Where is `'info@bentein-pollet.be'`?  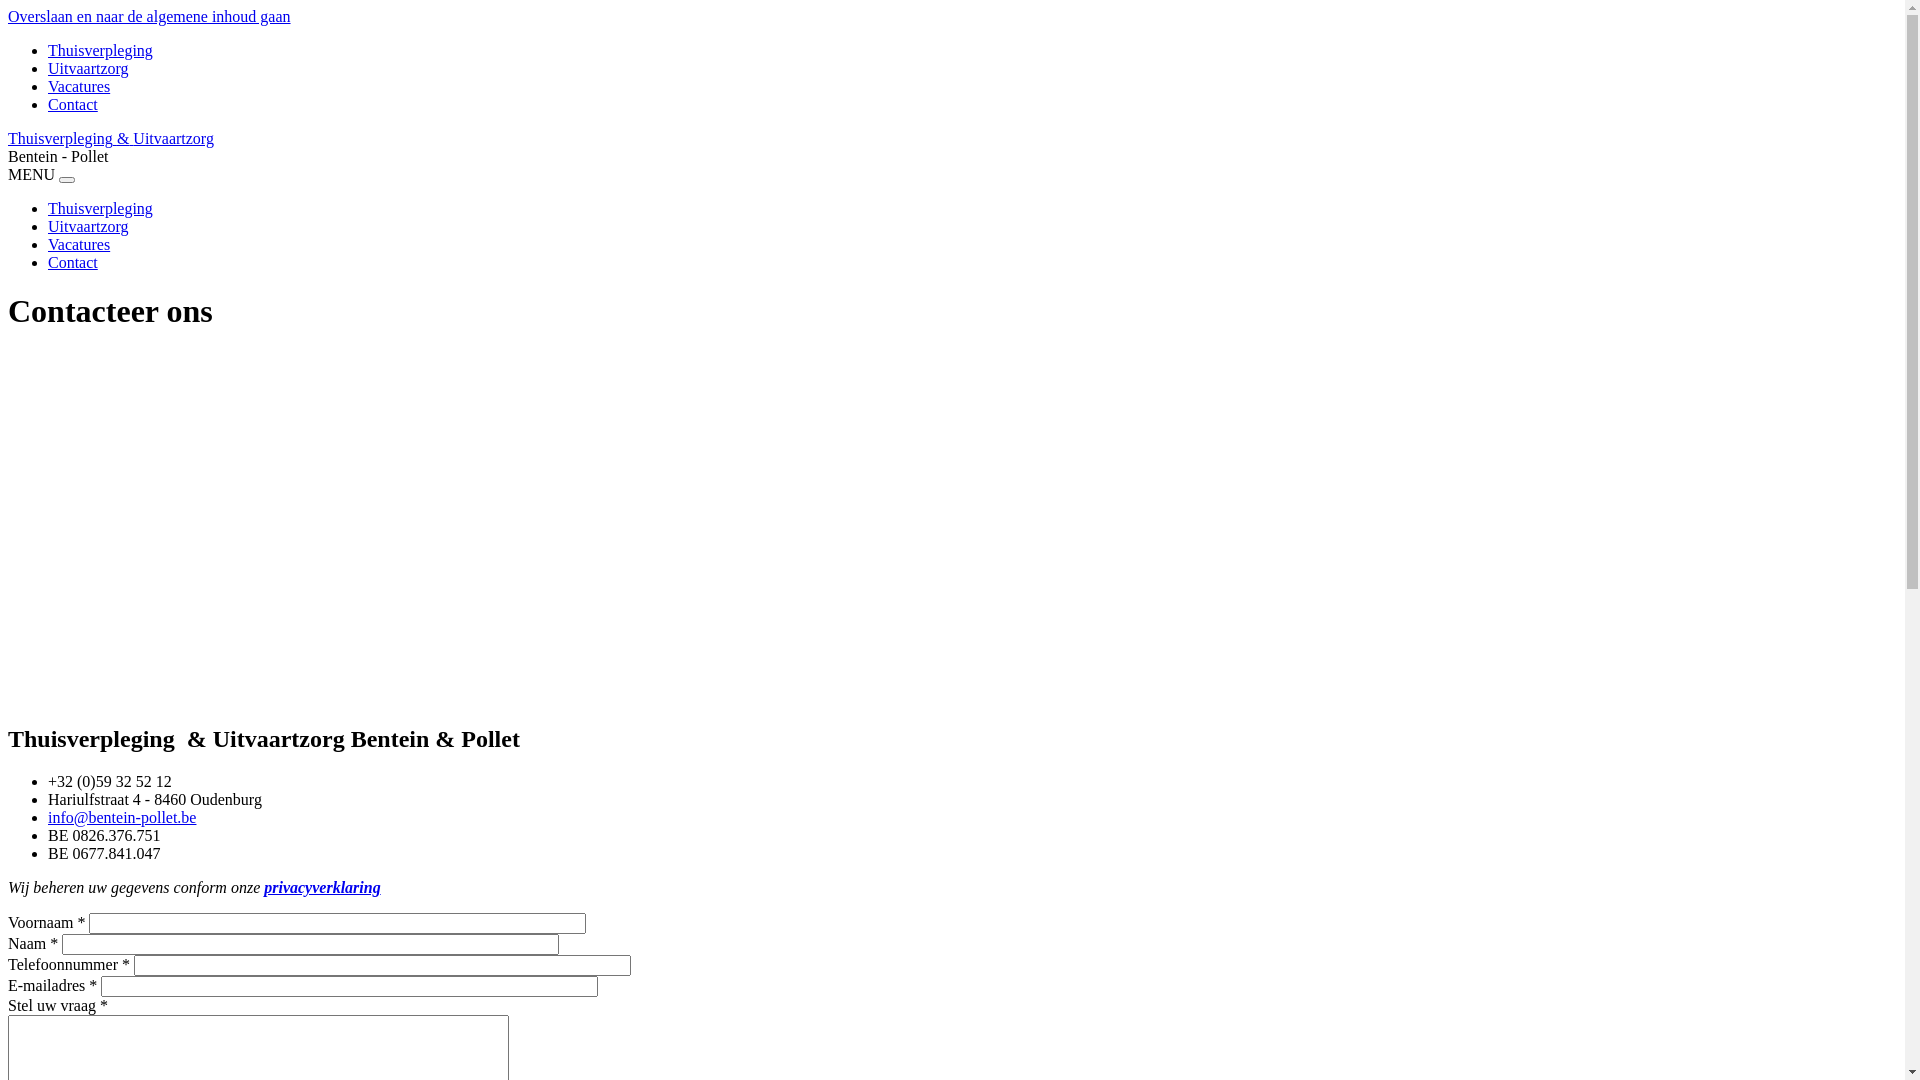
'info@bentein-pollet.be' is located at coordinates (120, 817).